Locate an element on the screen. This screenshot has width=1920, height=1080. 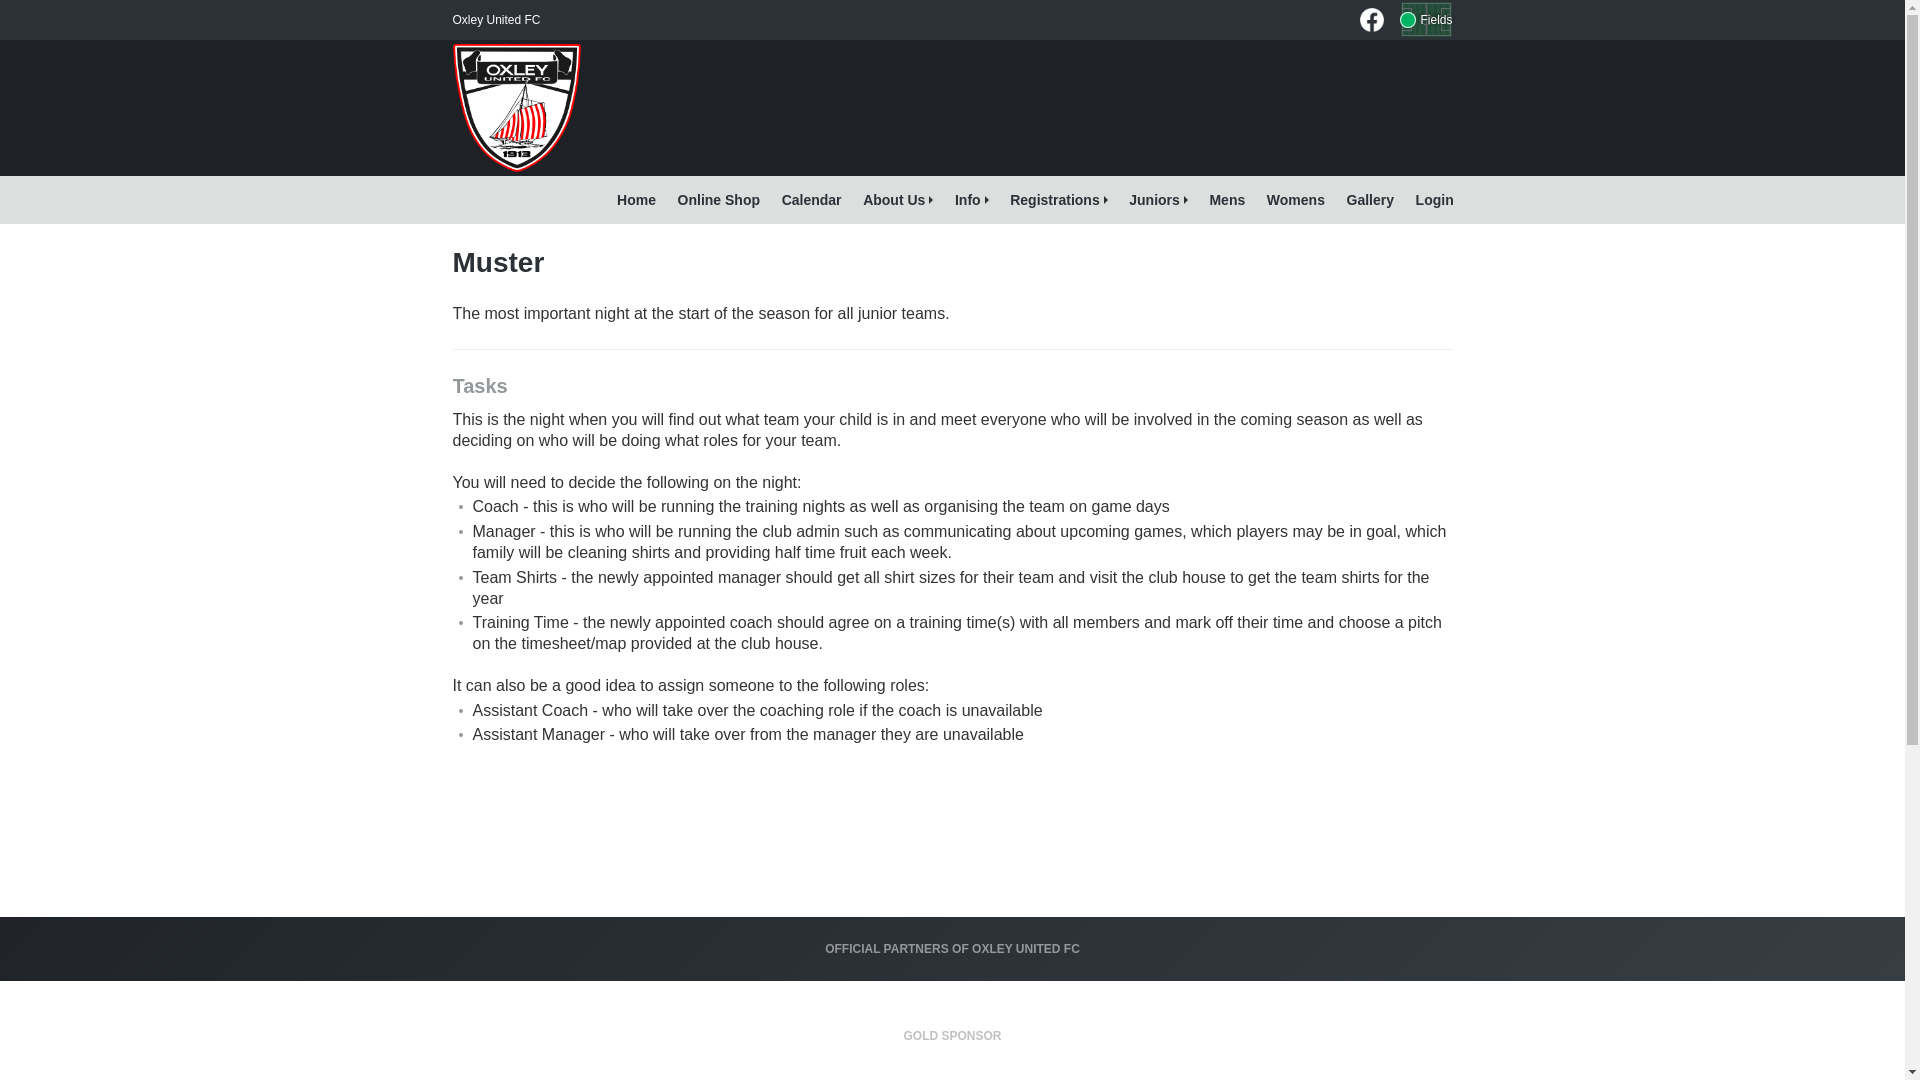
'Juniors' is located at coordinates (1157, 200).